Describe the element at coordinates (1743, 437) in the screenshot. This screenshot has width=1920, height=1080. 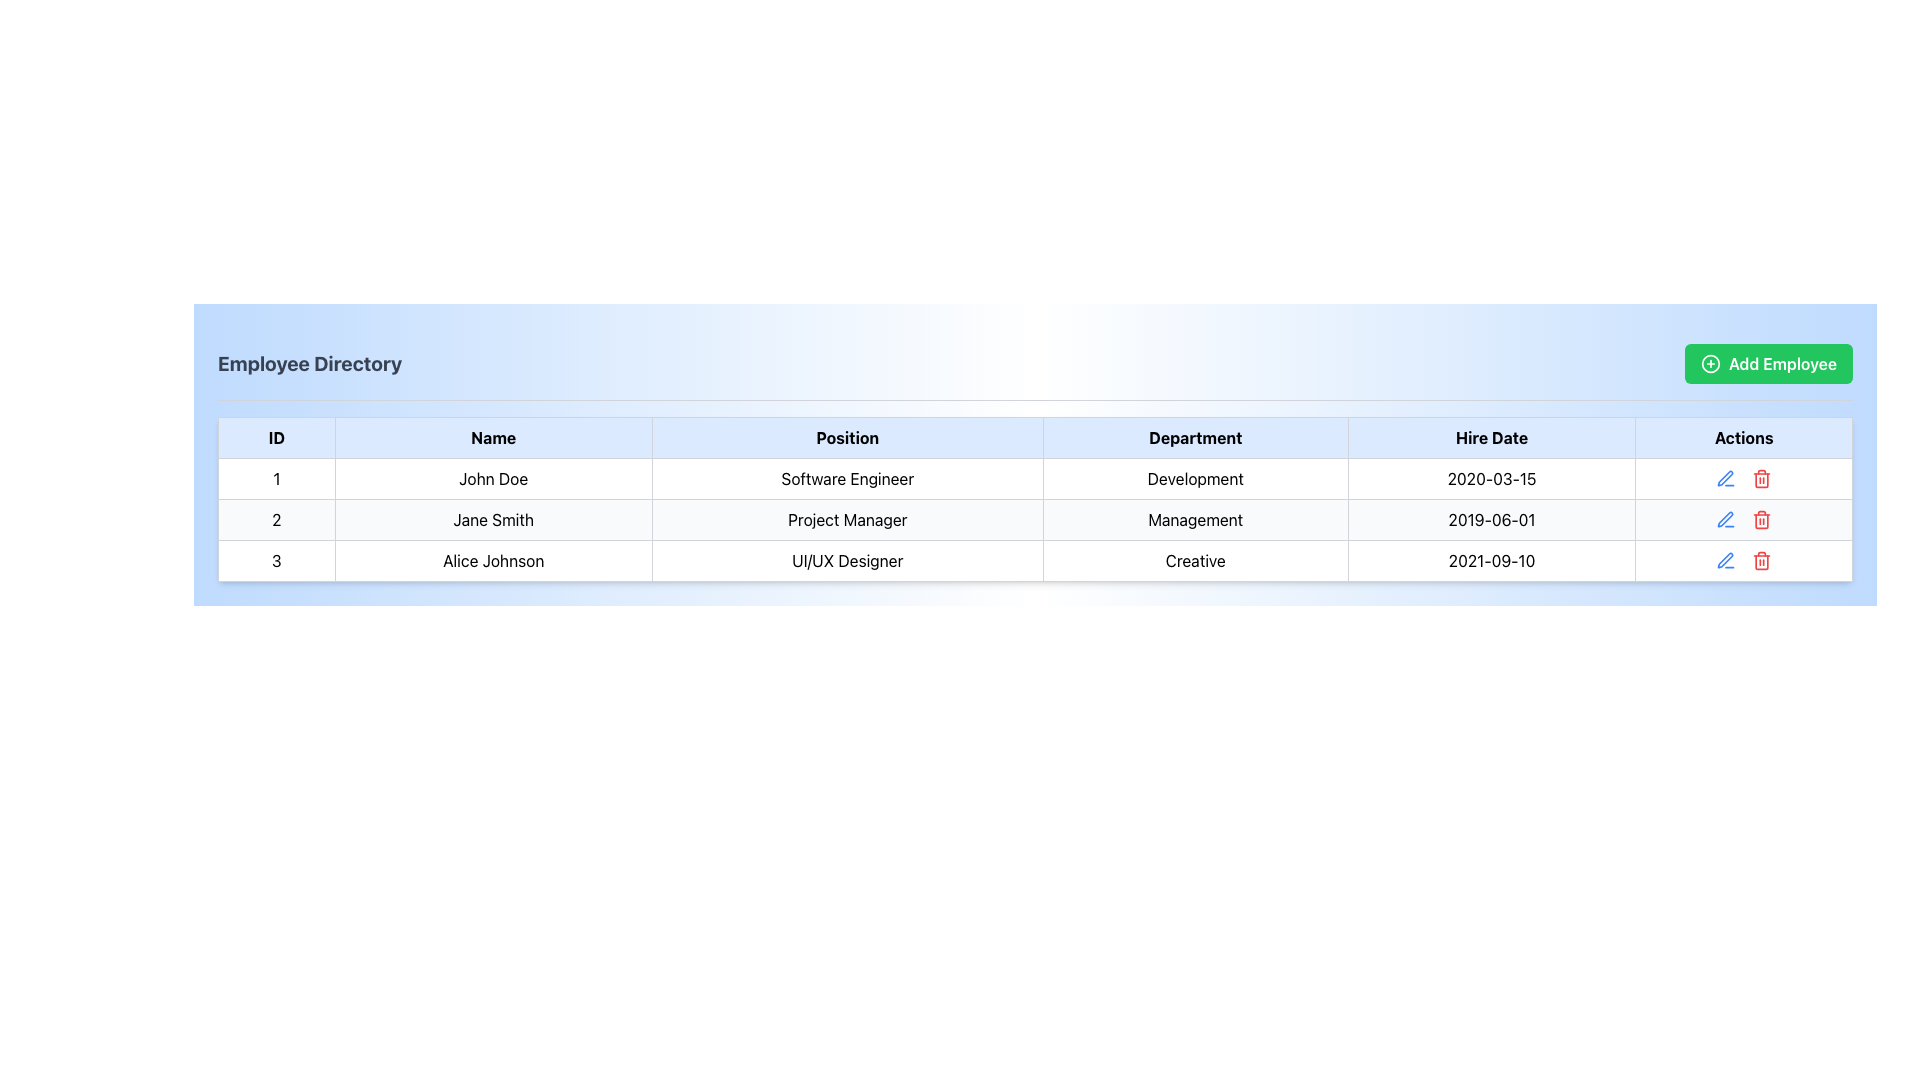
I see `the 'Actions' header cell in the table, which is the sixth header cell located at the far-right of the header row` at that location.